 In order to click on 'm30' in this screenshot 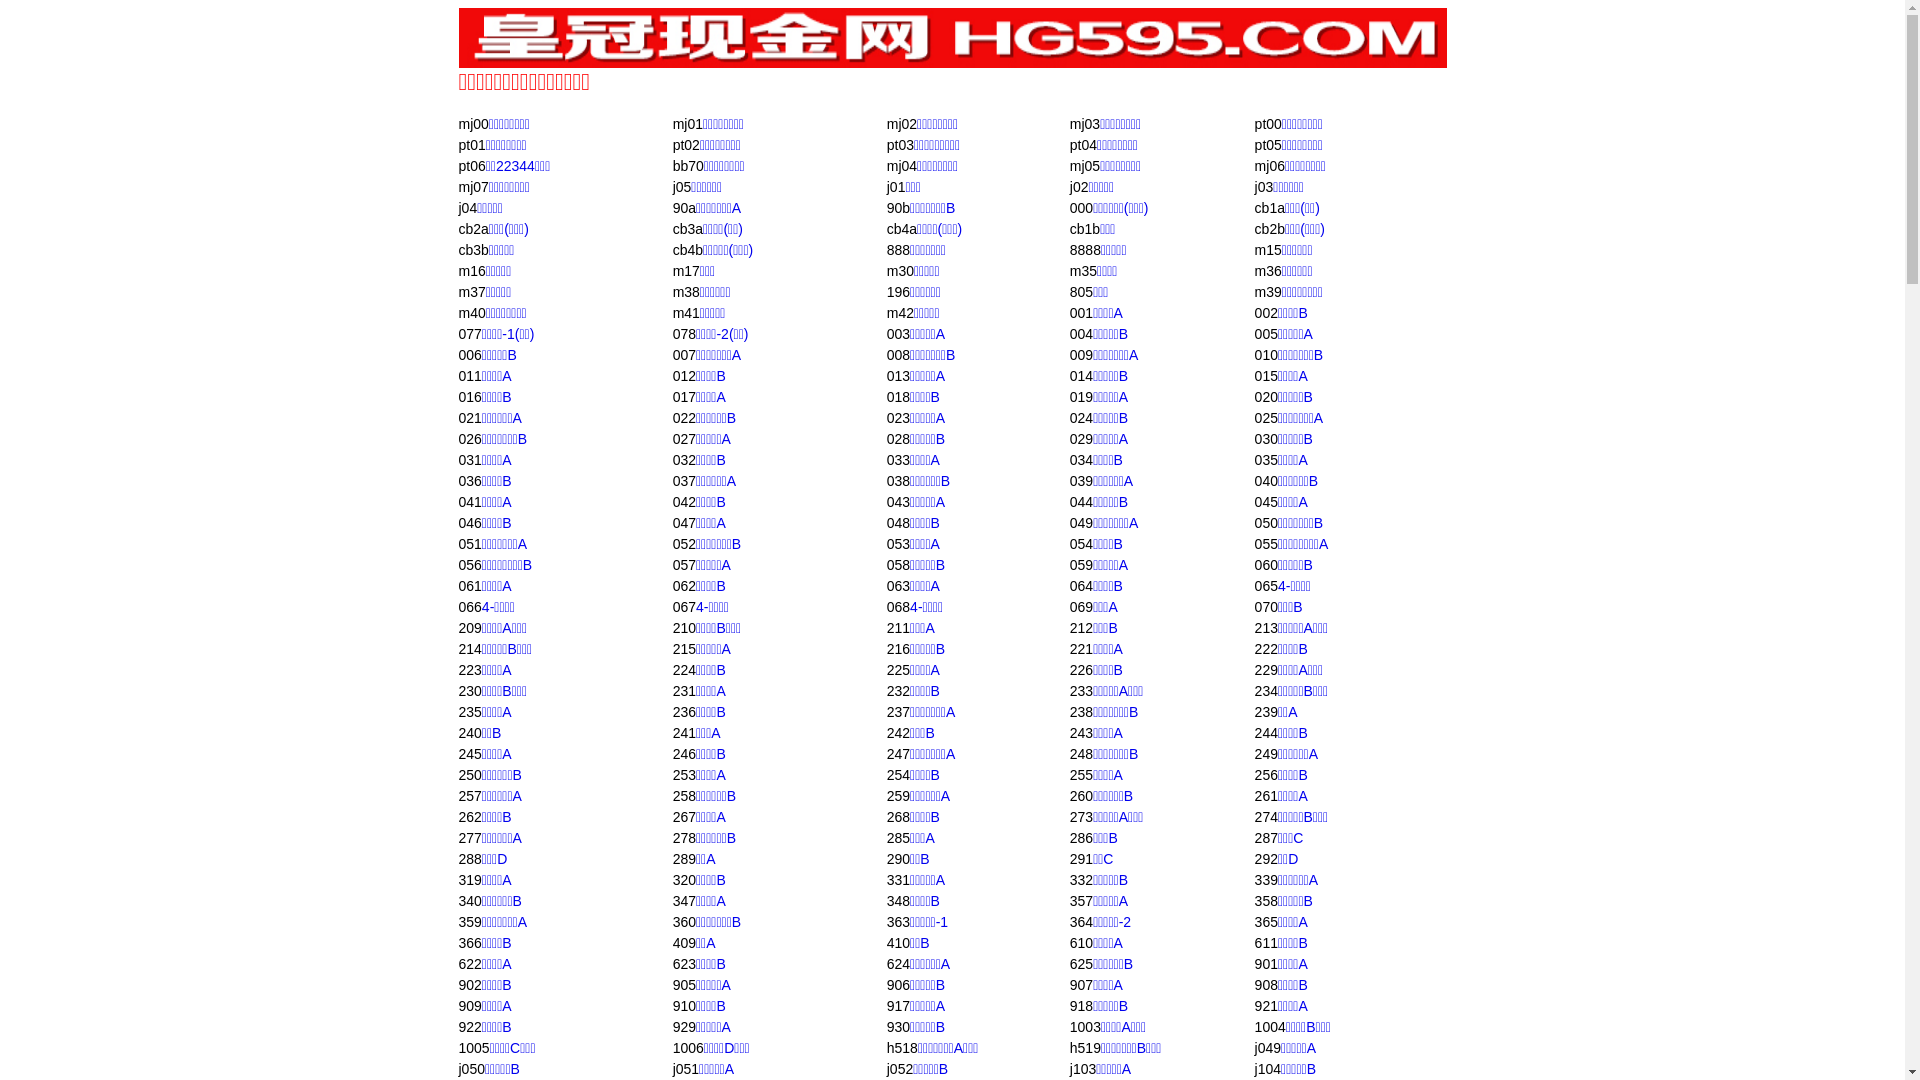, I will do `click(886, 270)`.